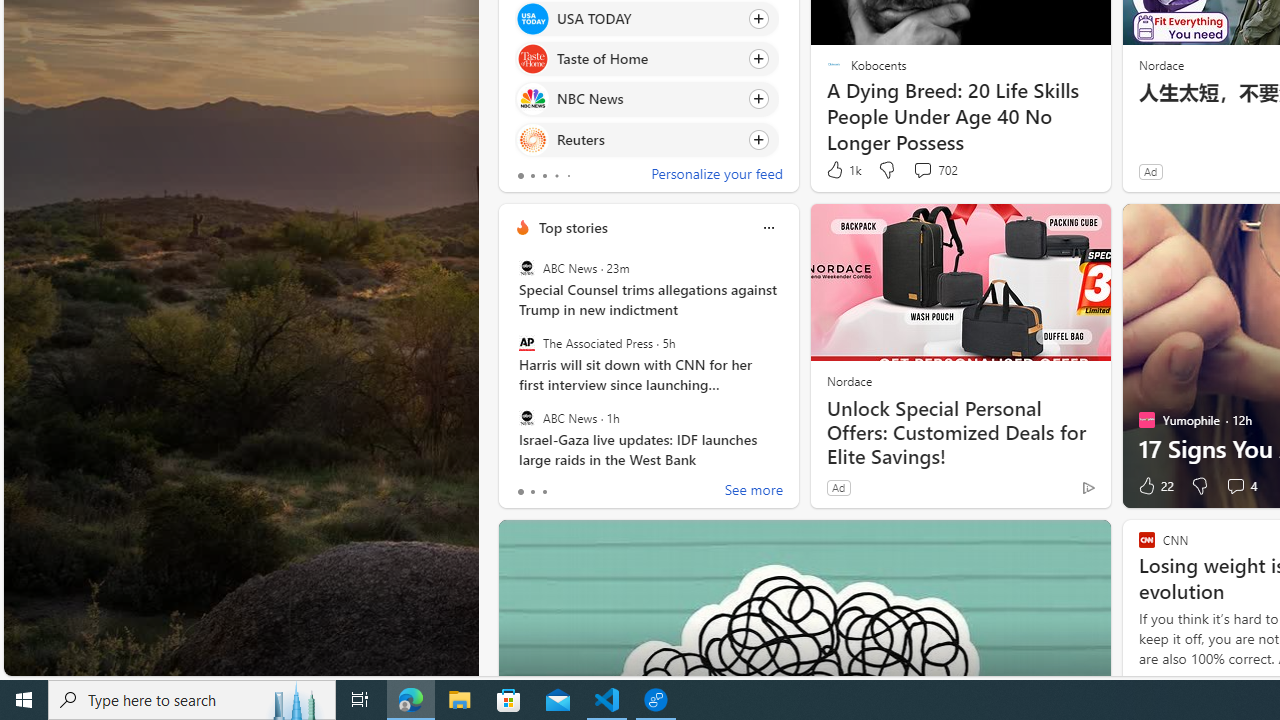  I want to click on '1k Like', so click(842, 169).